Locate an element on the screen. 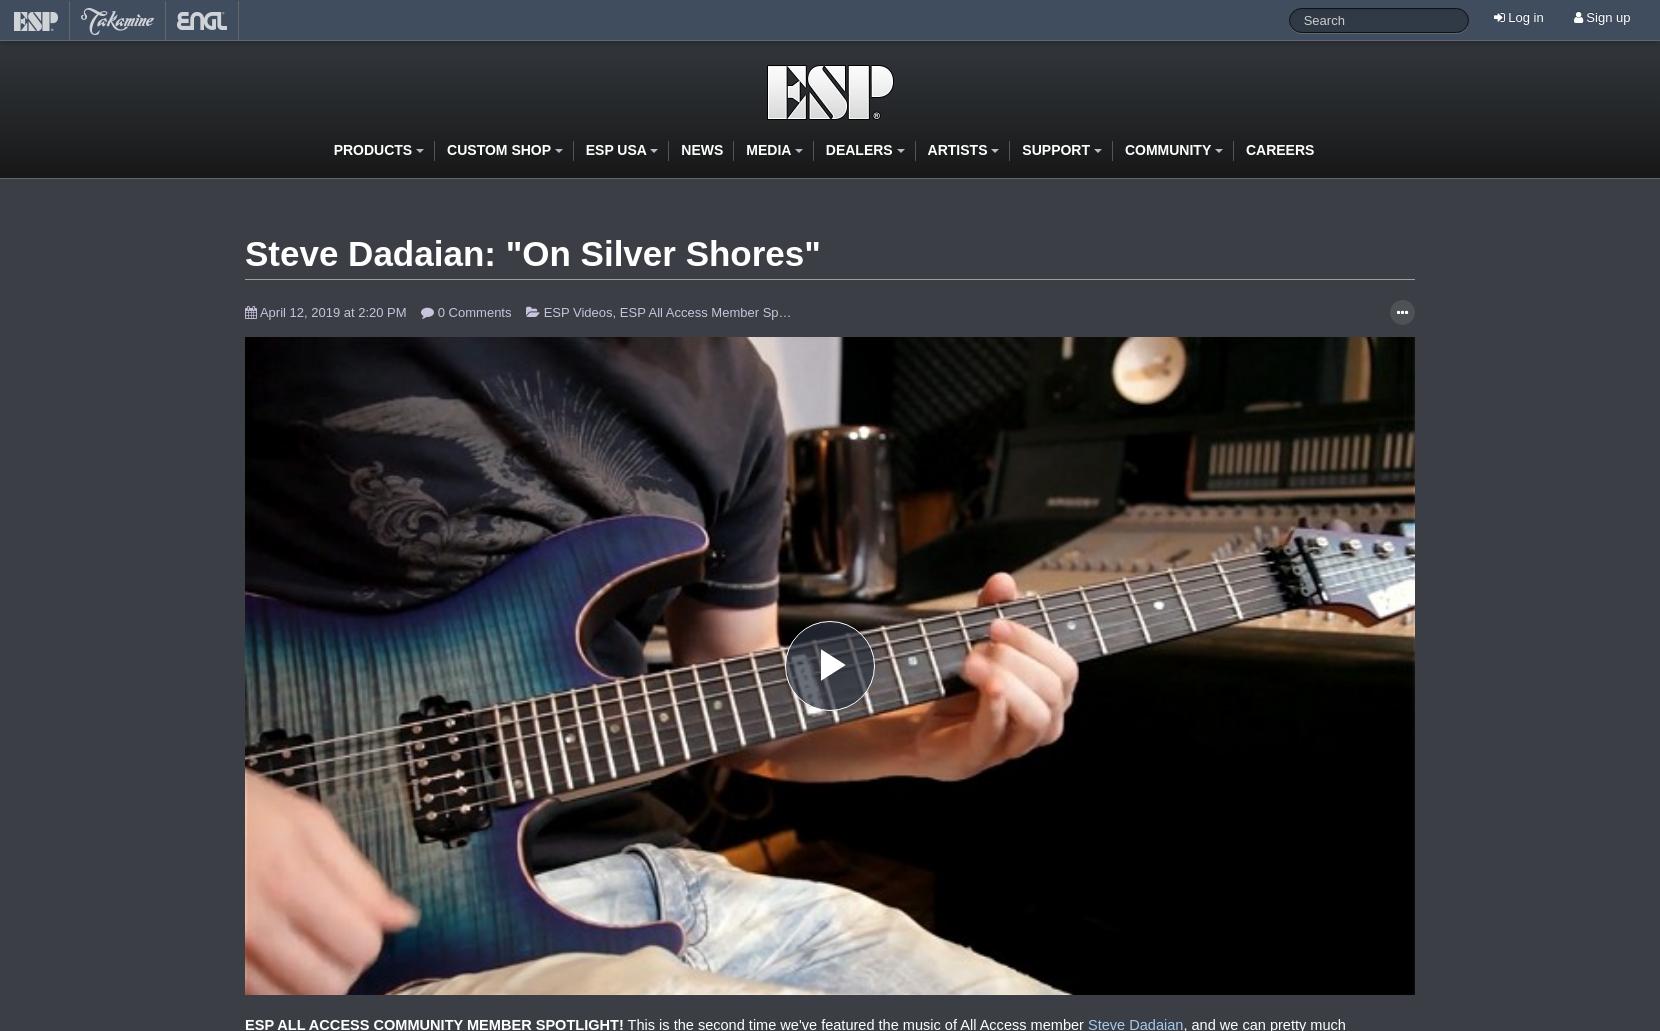 This screenshot has width=1660, height=1031. 'News' is located at coordinates (701, 147).